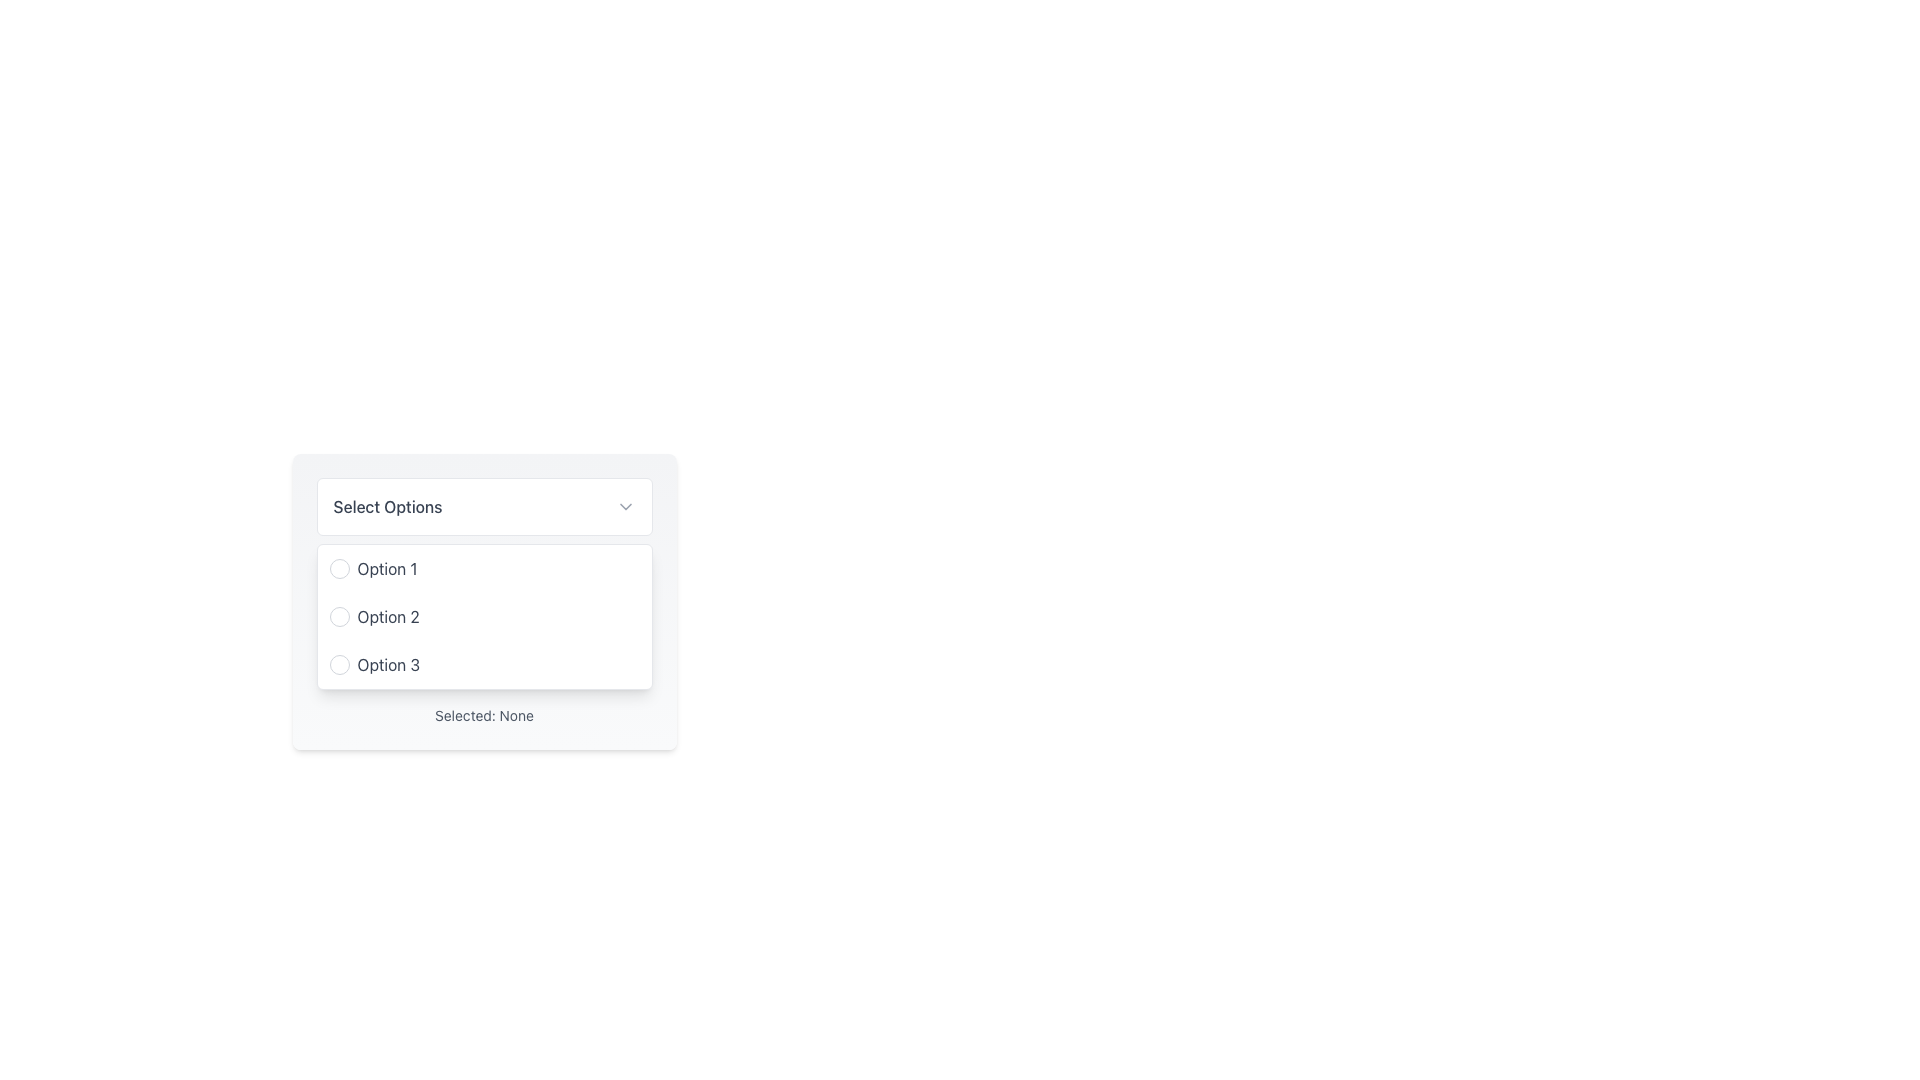  I want to click on the radio button for 'Option 3', so click(339, 664).